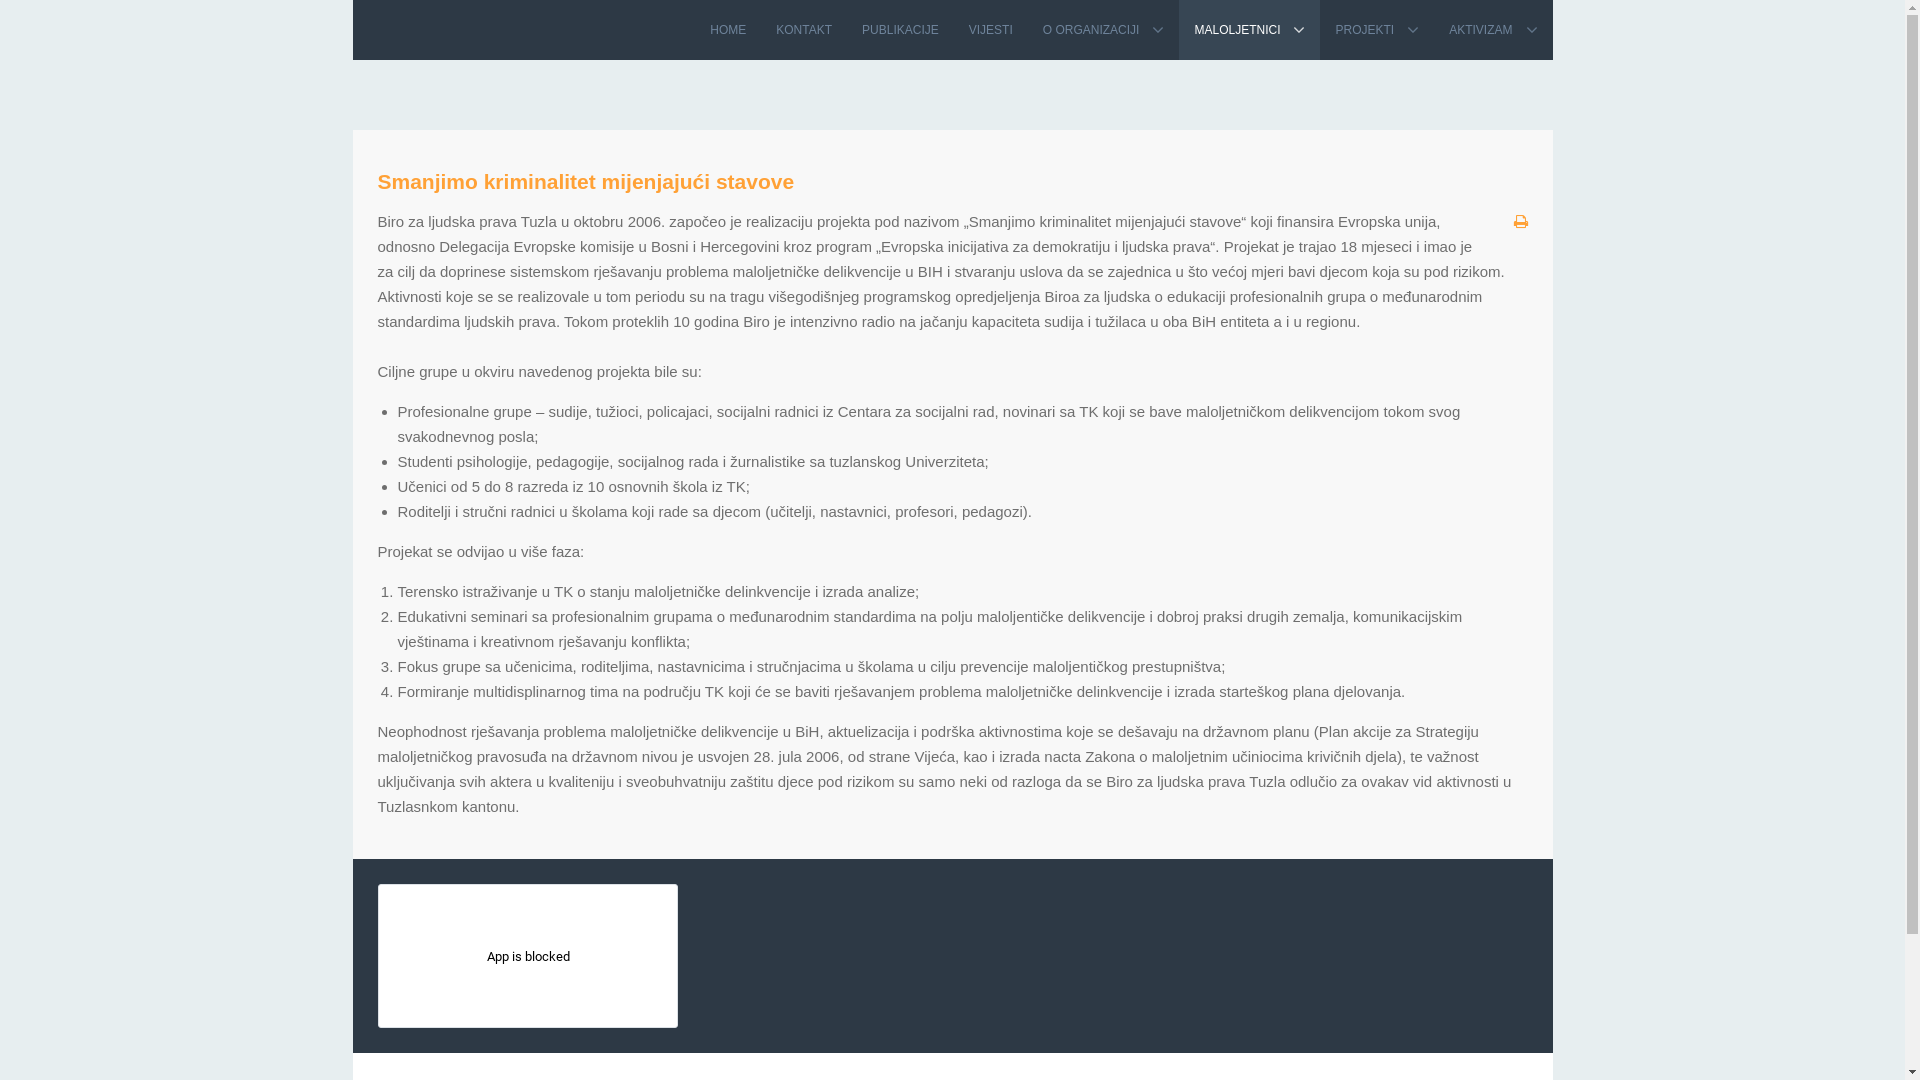 This screenshot has width=1920, height=1080. What do you see at coordinates (1376, 30) in the screenshot?
I see `'PROJEKTI'` at bounding box center [1376, 30].